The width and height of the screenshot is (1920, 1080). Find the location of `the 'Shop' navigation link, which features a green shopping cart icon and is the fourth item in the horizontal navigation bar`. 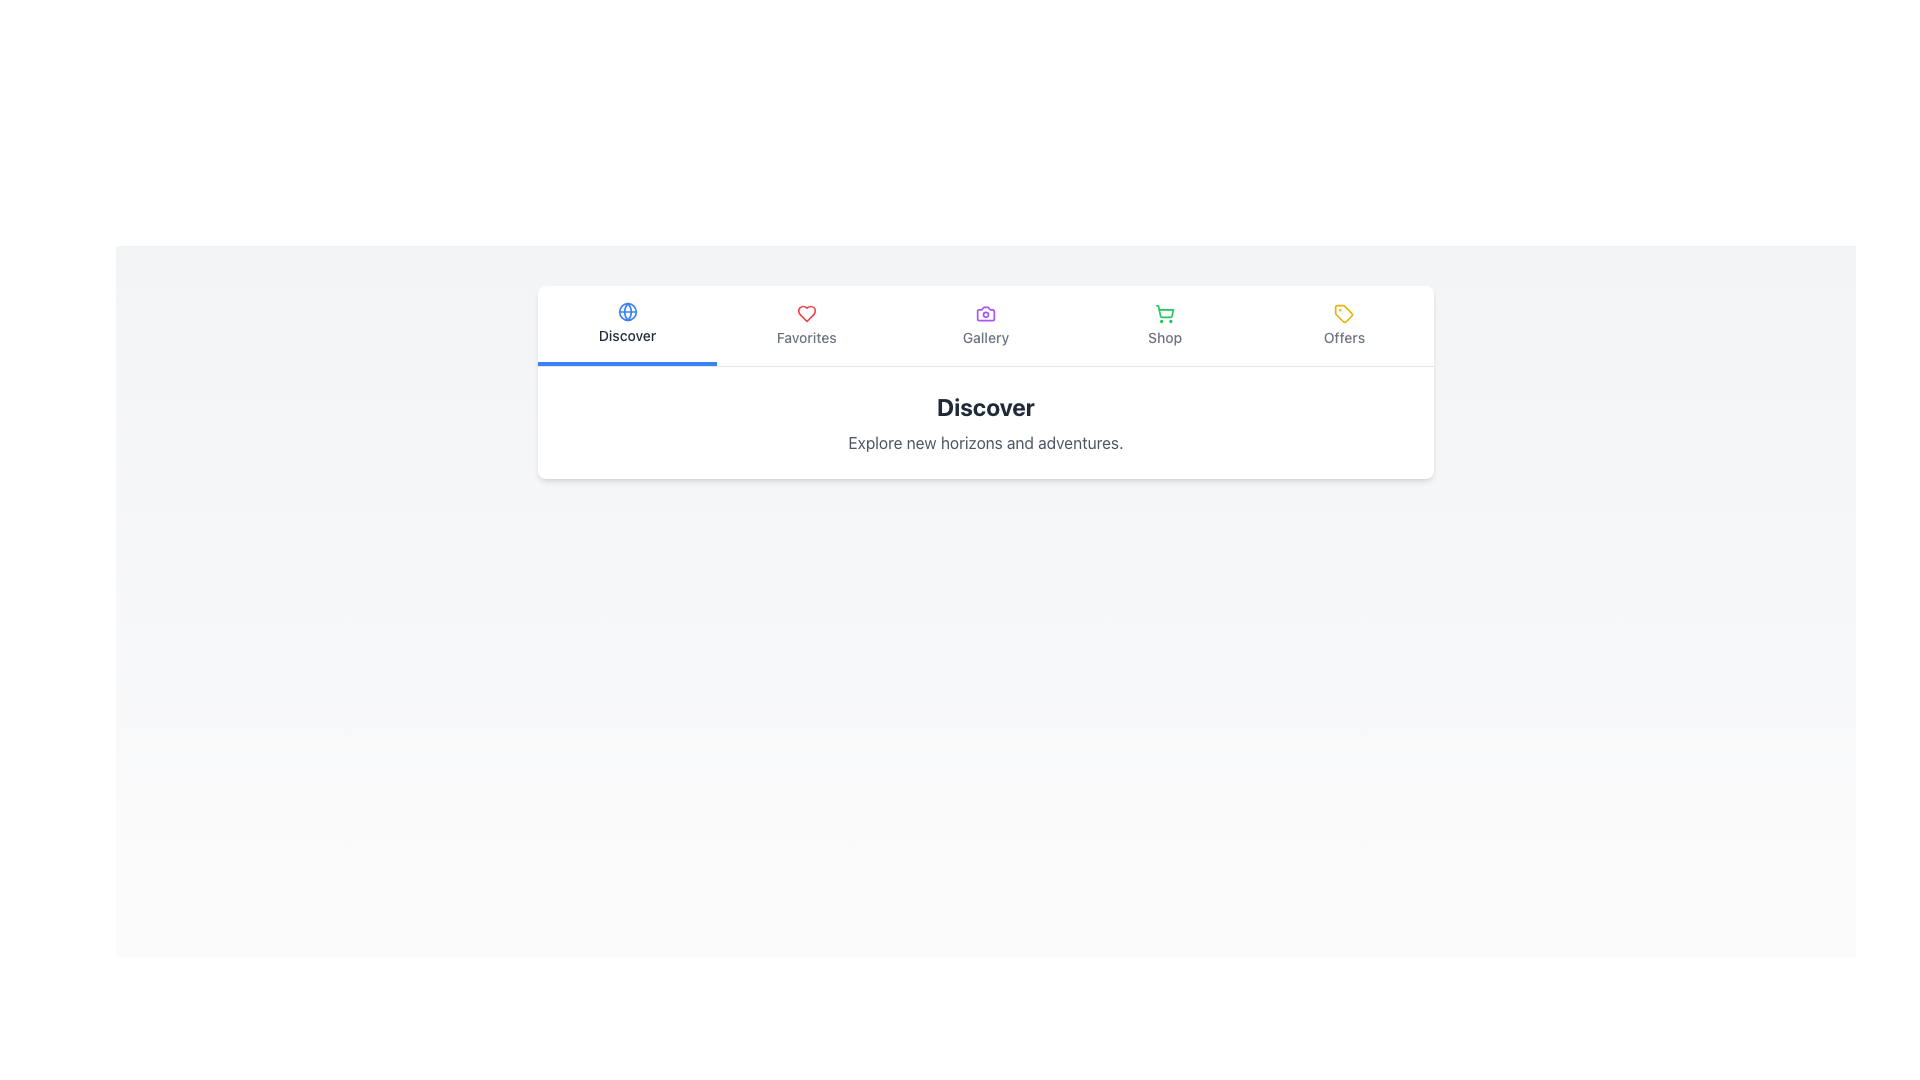

the 'Shop' navigation link, which features a green shopping cart icon and is the fourth item in the horizontal navigation bar is located at coordinates (1165, 325).